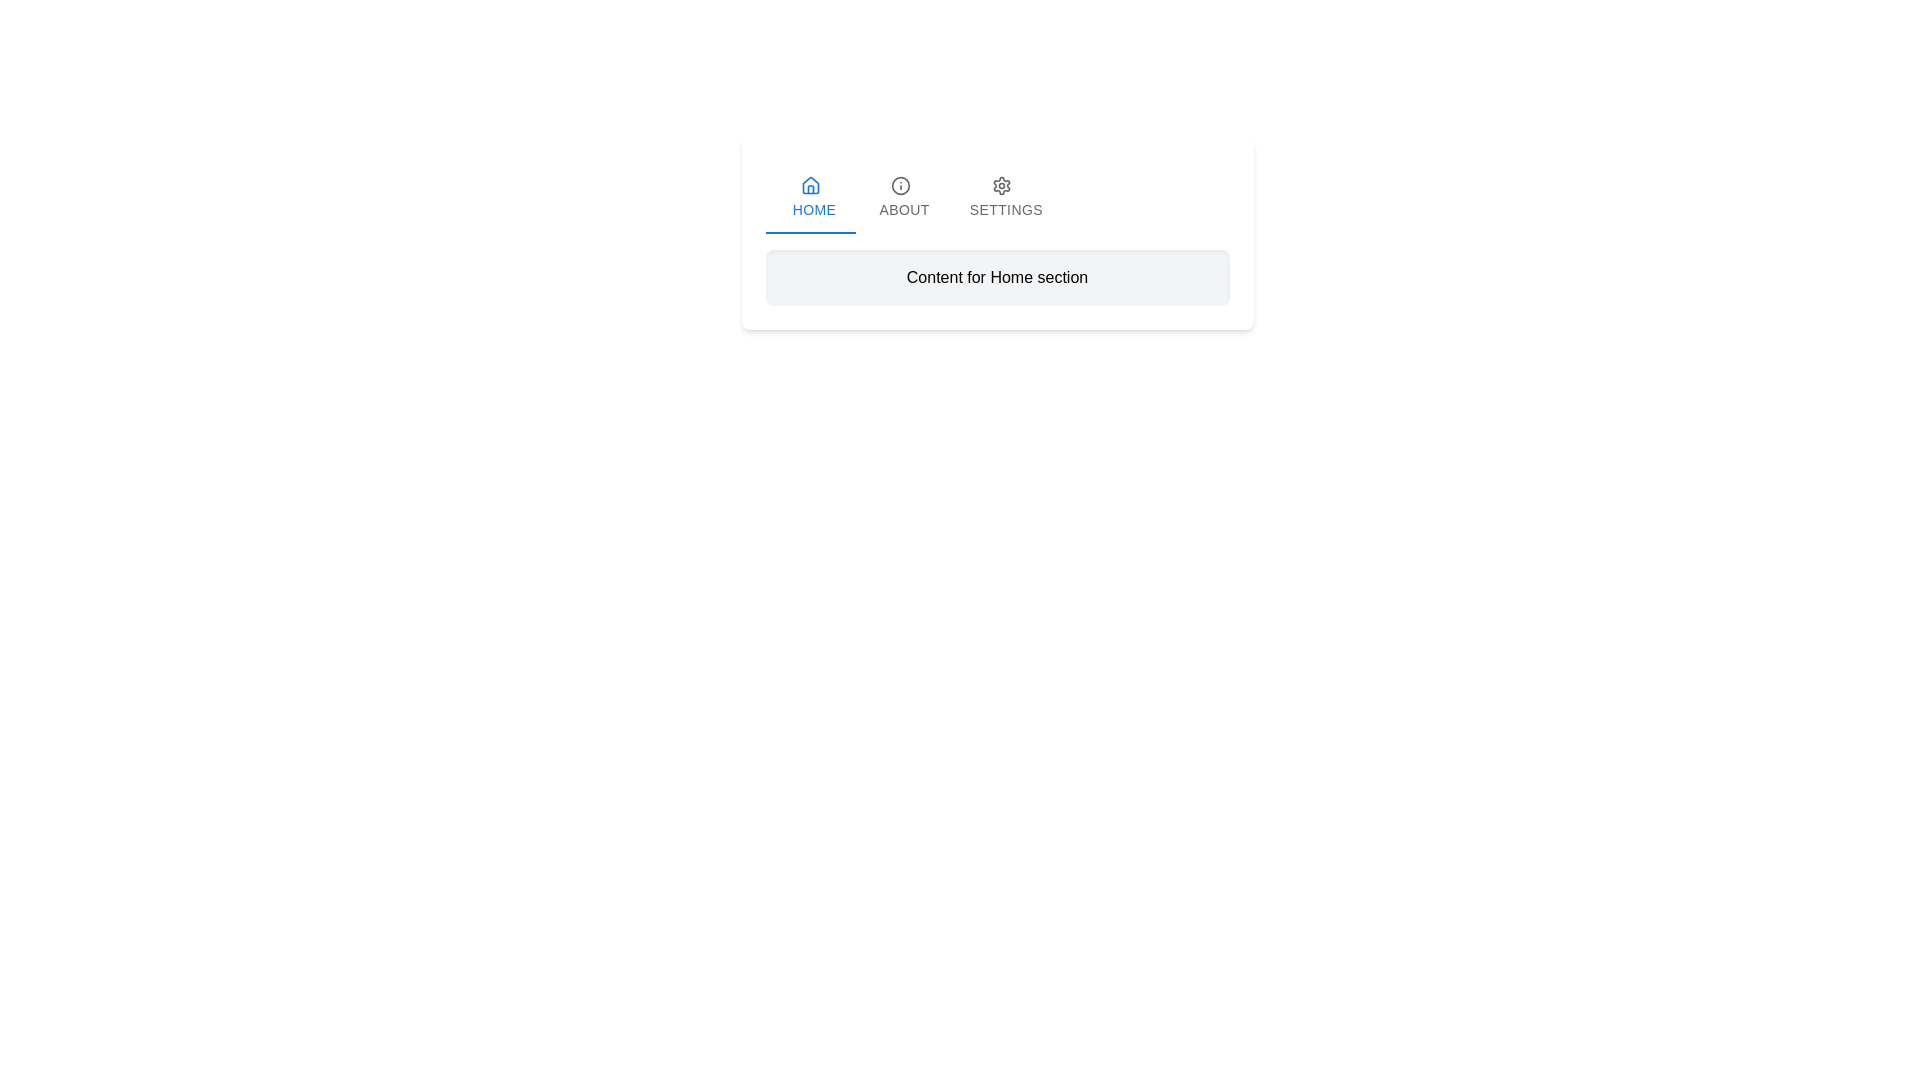 This screenshot has height=1080, width=1920. Describe the element at coordinates (1006, 211) in the screenshot. I see `the 'Settings' text label, which is the last element in the row of navigation tabs including 'Home' and 'About', displayed in a normal font weight and dark color` at that location.